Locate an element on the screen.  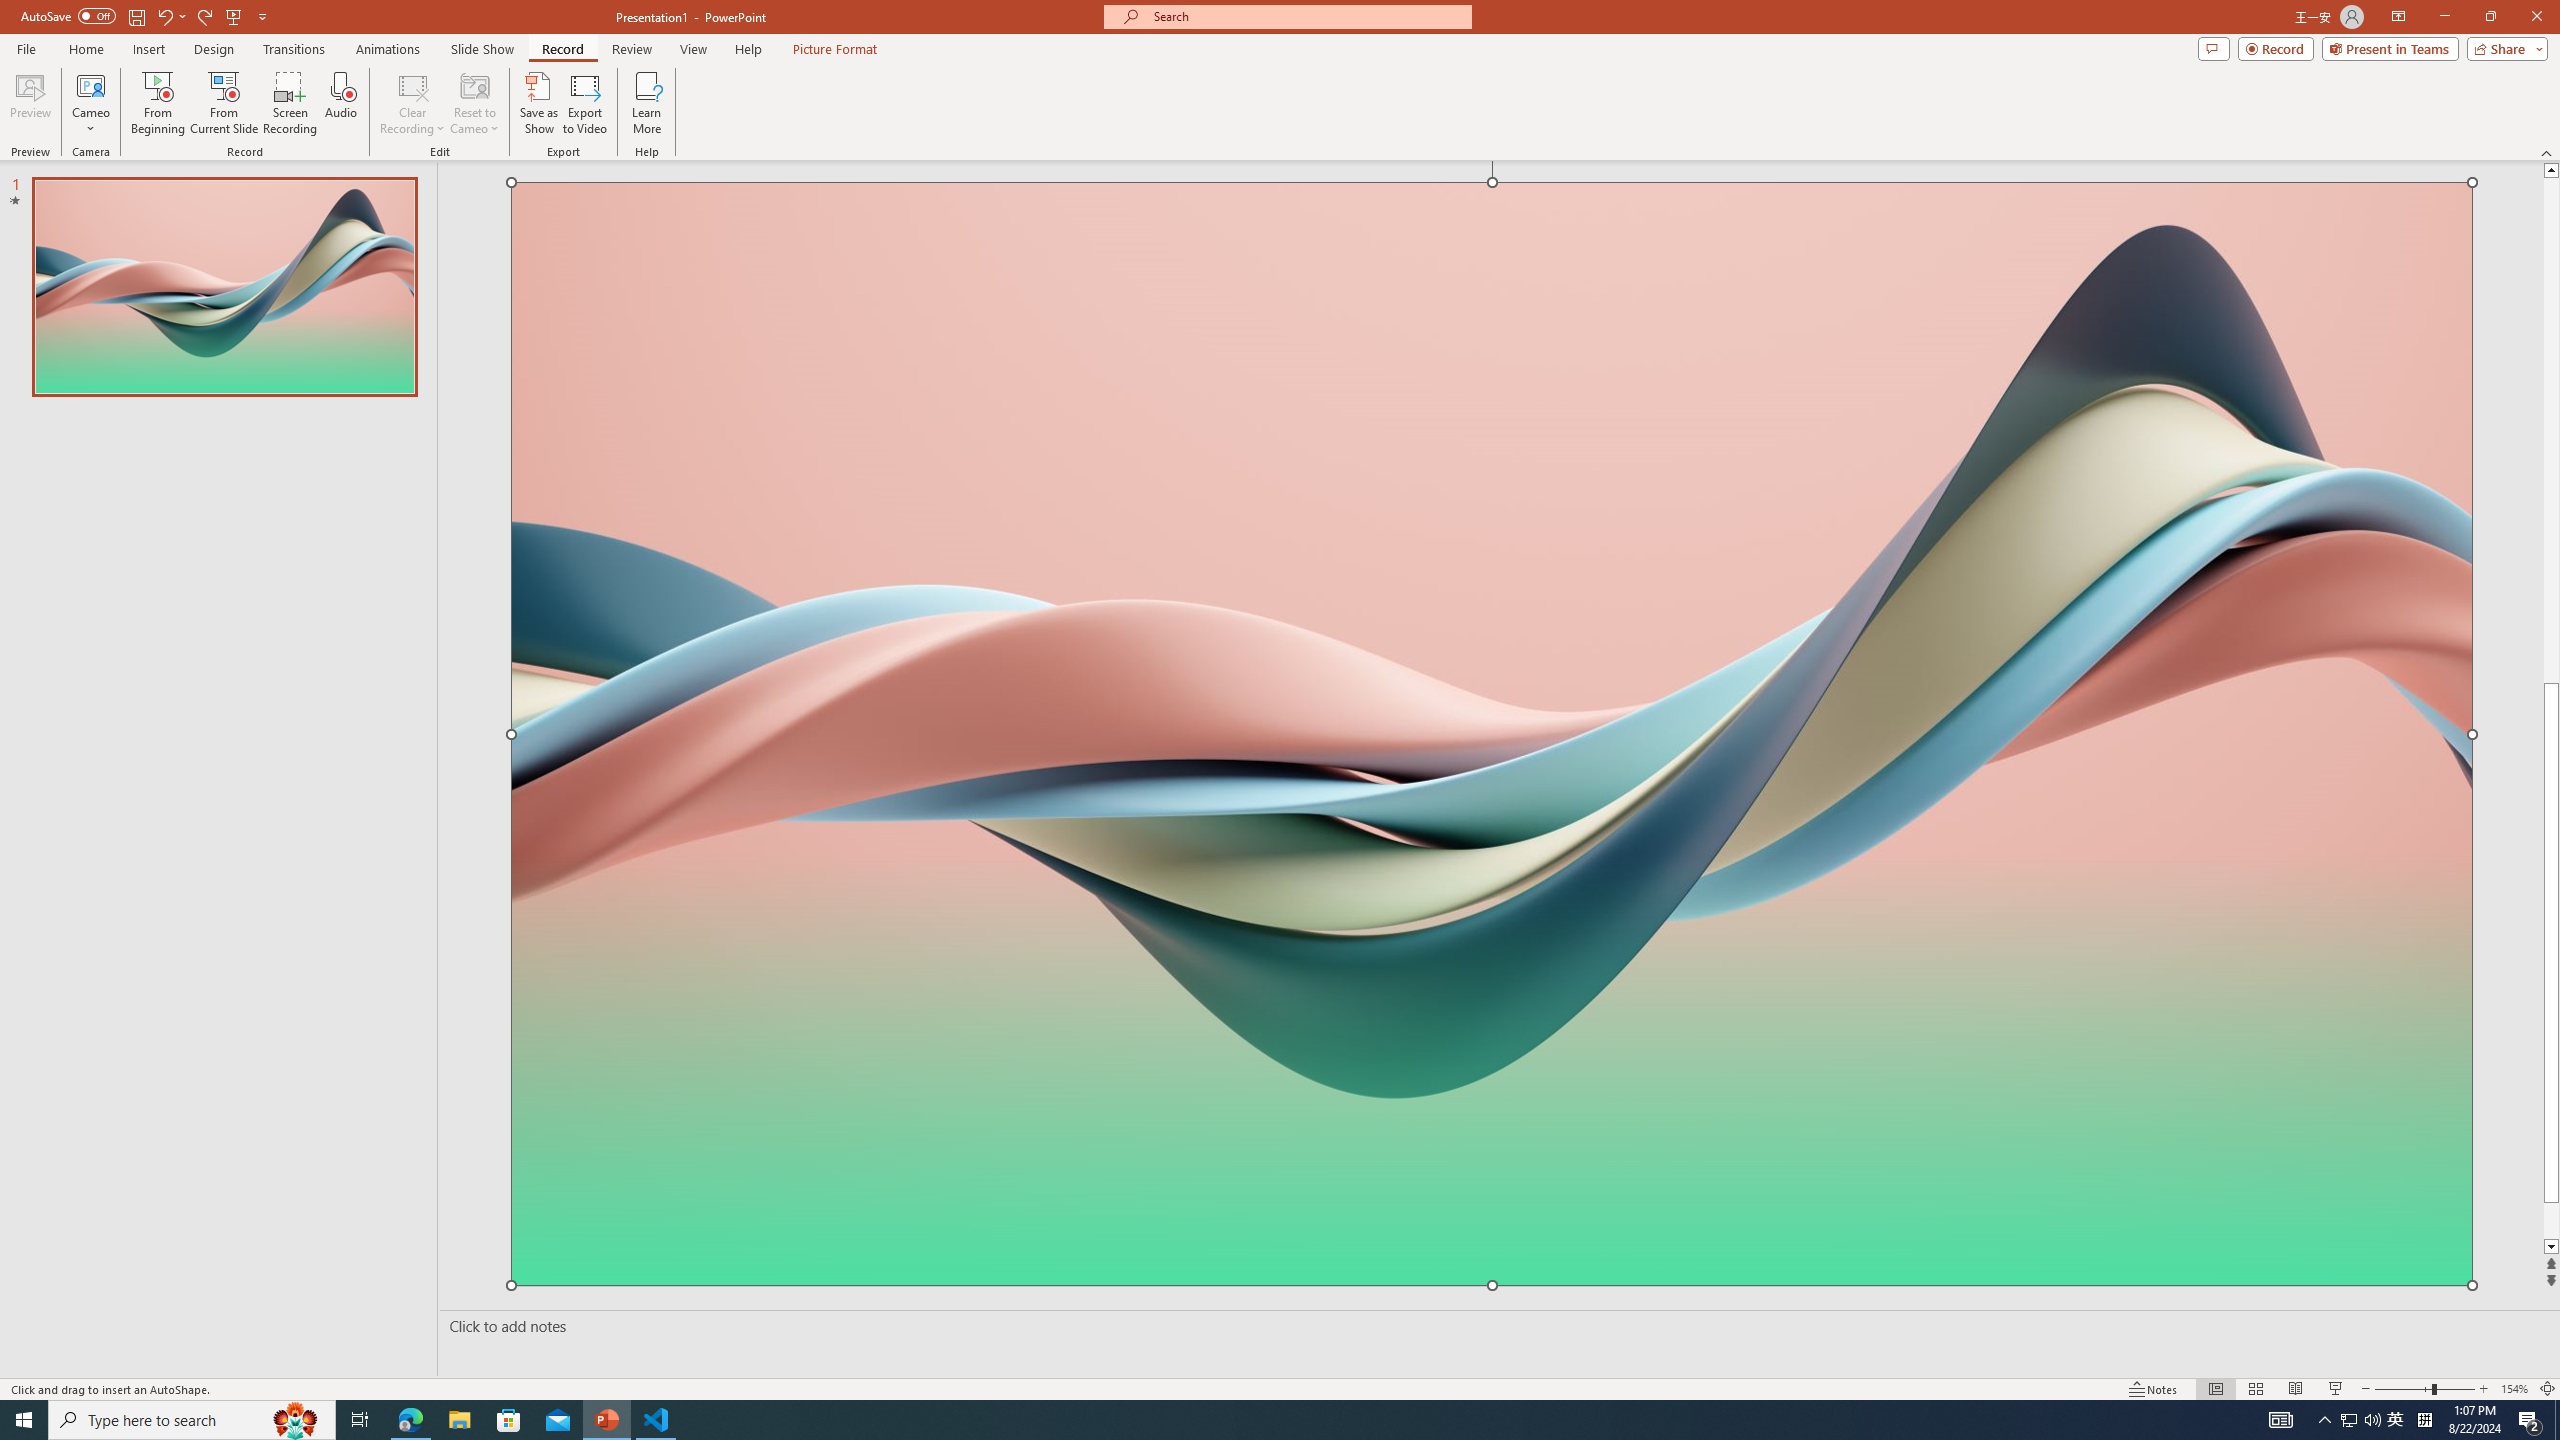
'Wavy 3D art' is located at coordinates (1491, 732).